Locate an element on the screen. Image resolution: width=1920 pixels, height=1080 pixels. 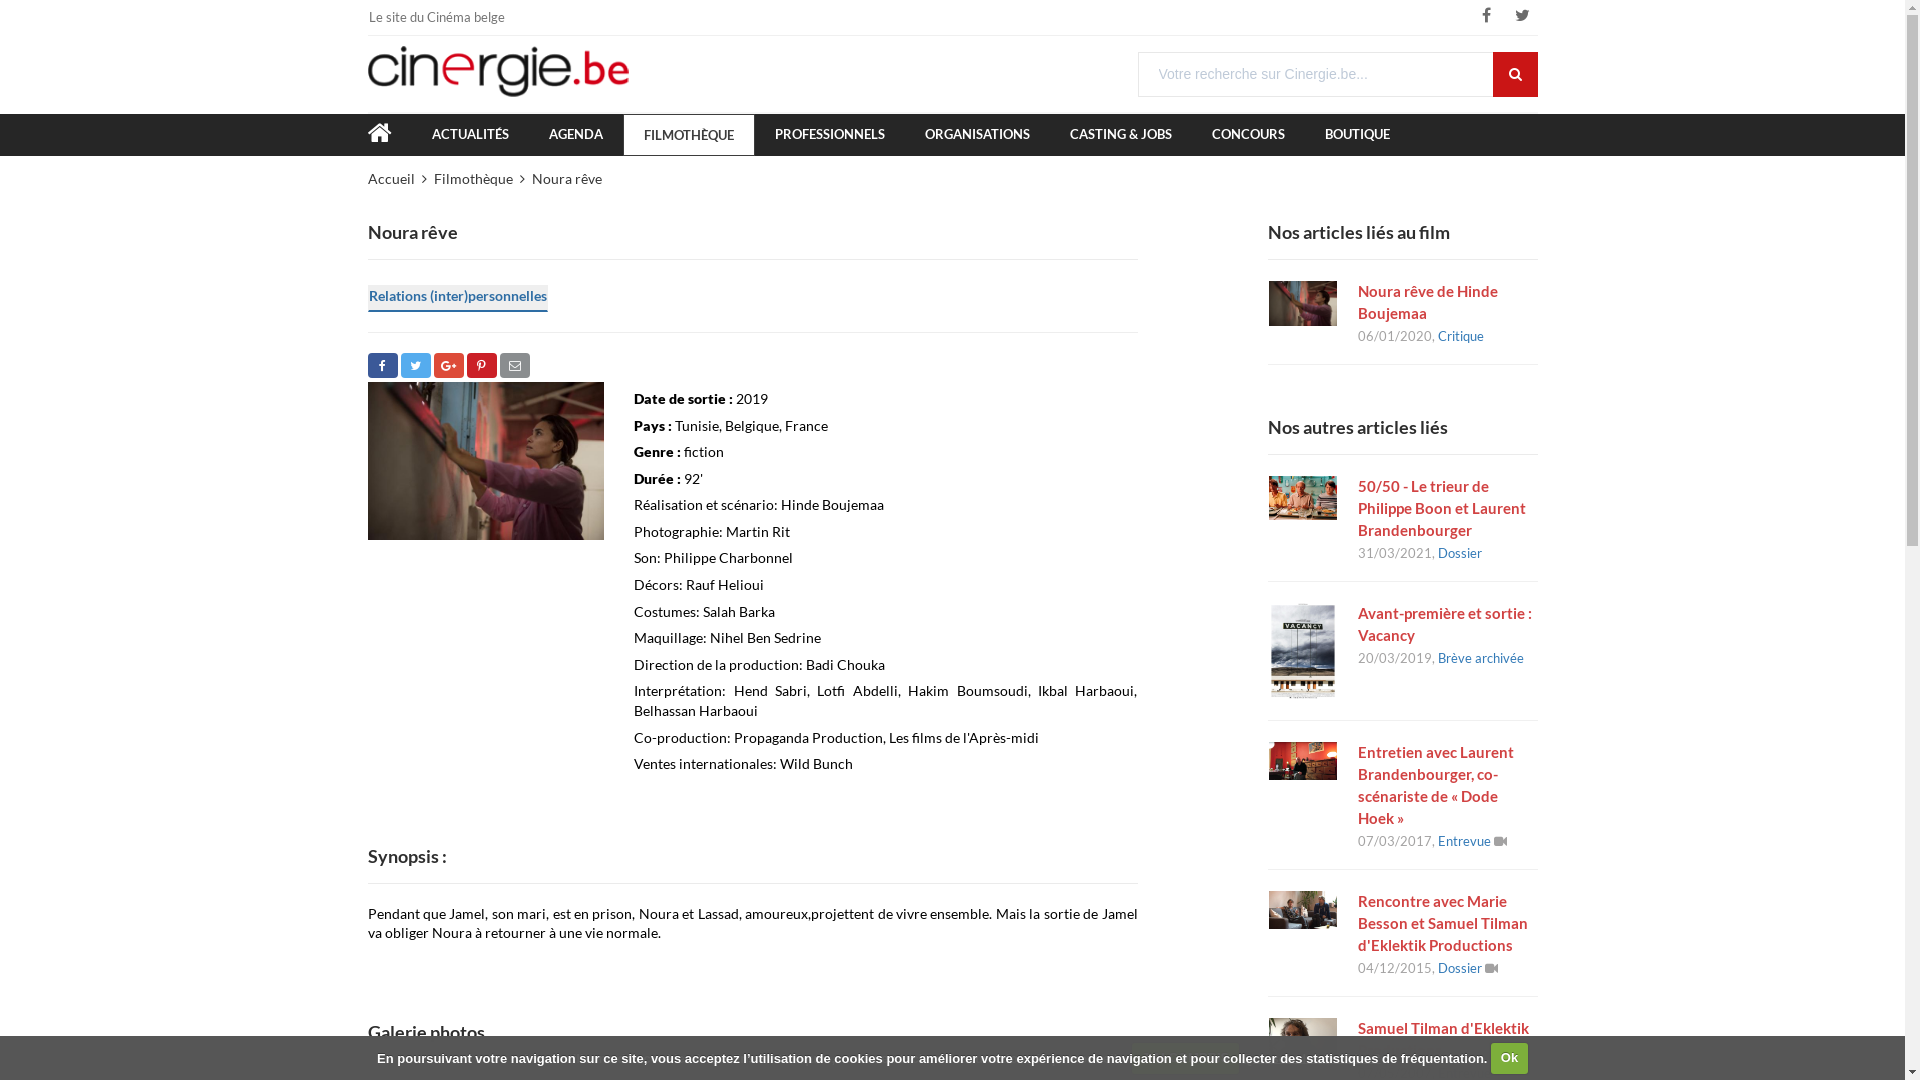
'Je tweete' is located at coordinates (413, 365).